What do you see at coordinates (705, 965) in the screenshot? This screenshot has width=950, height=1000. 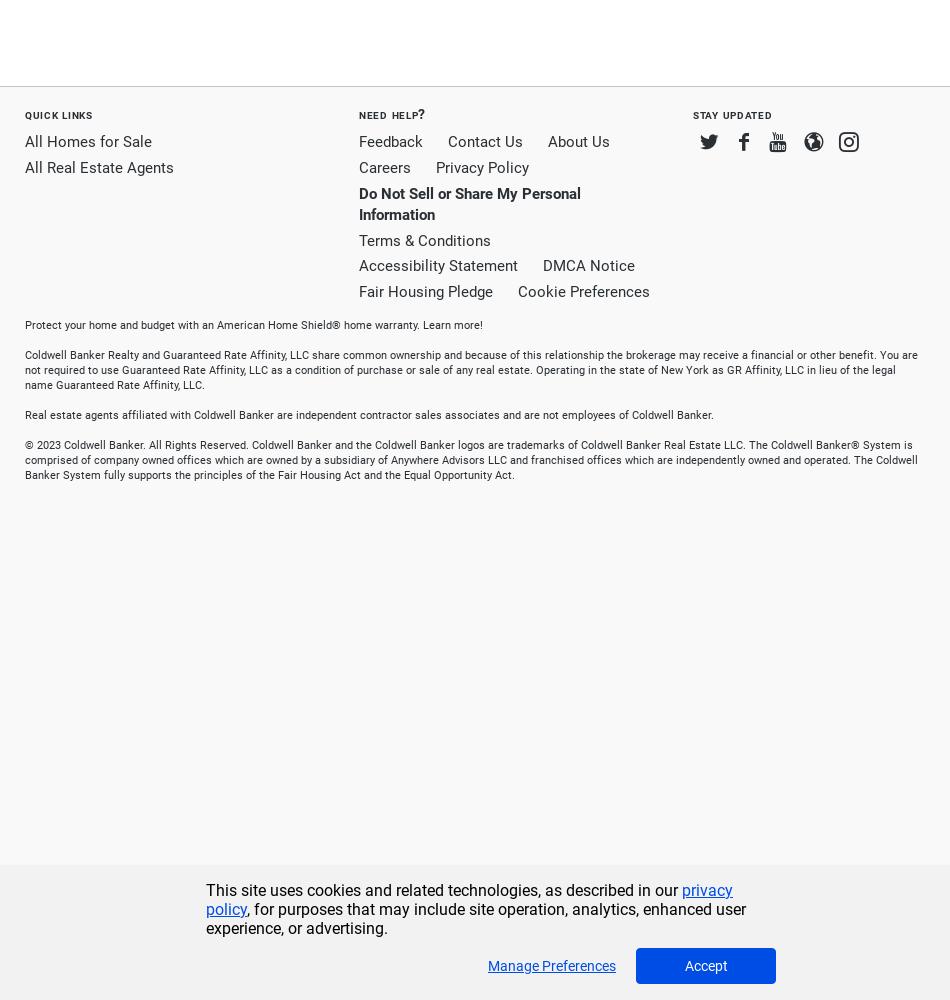 I see `'Accept'` at bounding box center [705, 965].